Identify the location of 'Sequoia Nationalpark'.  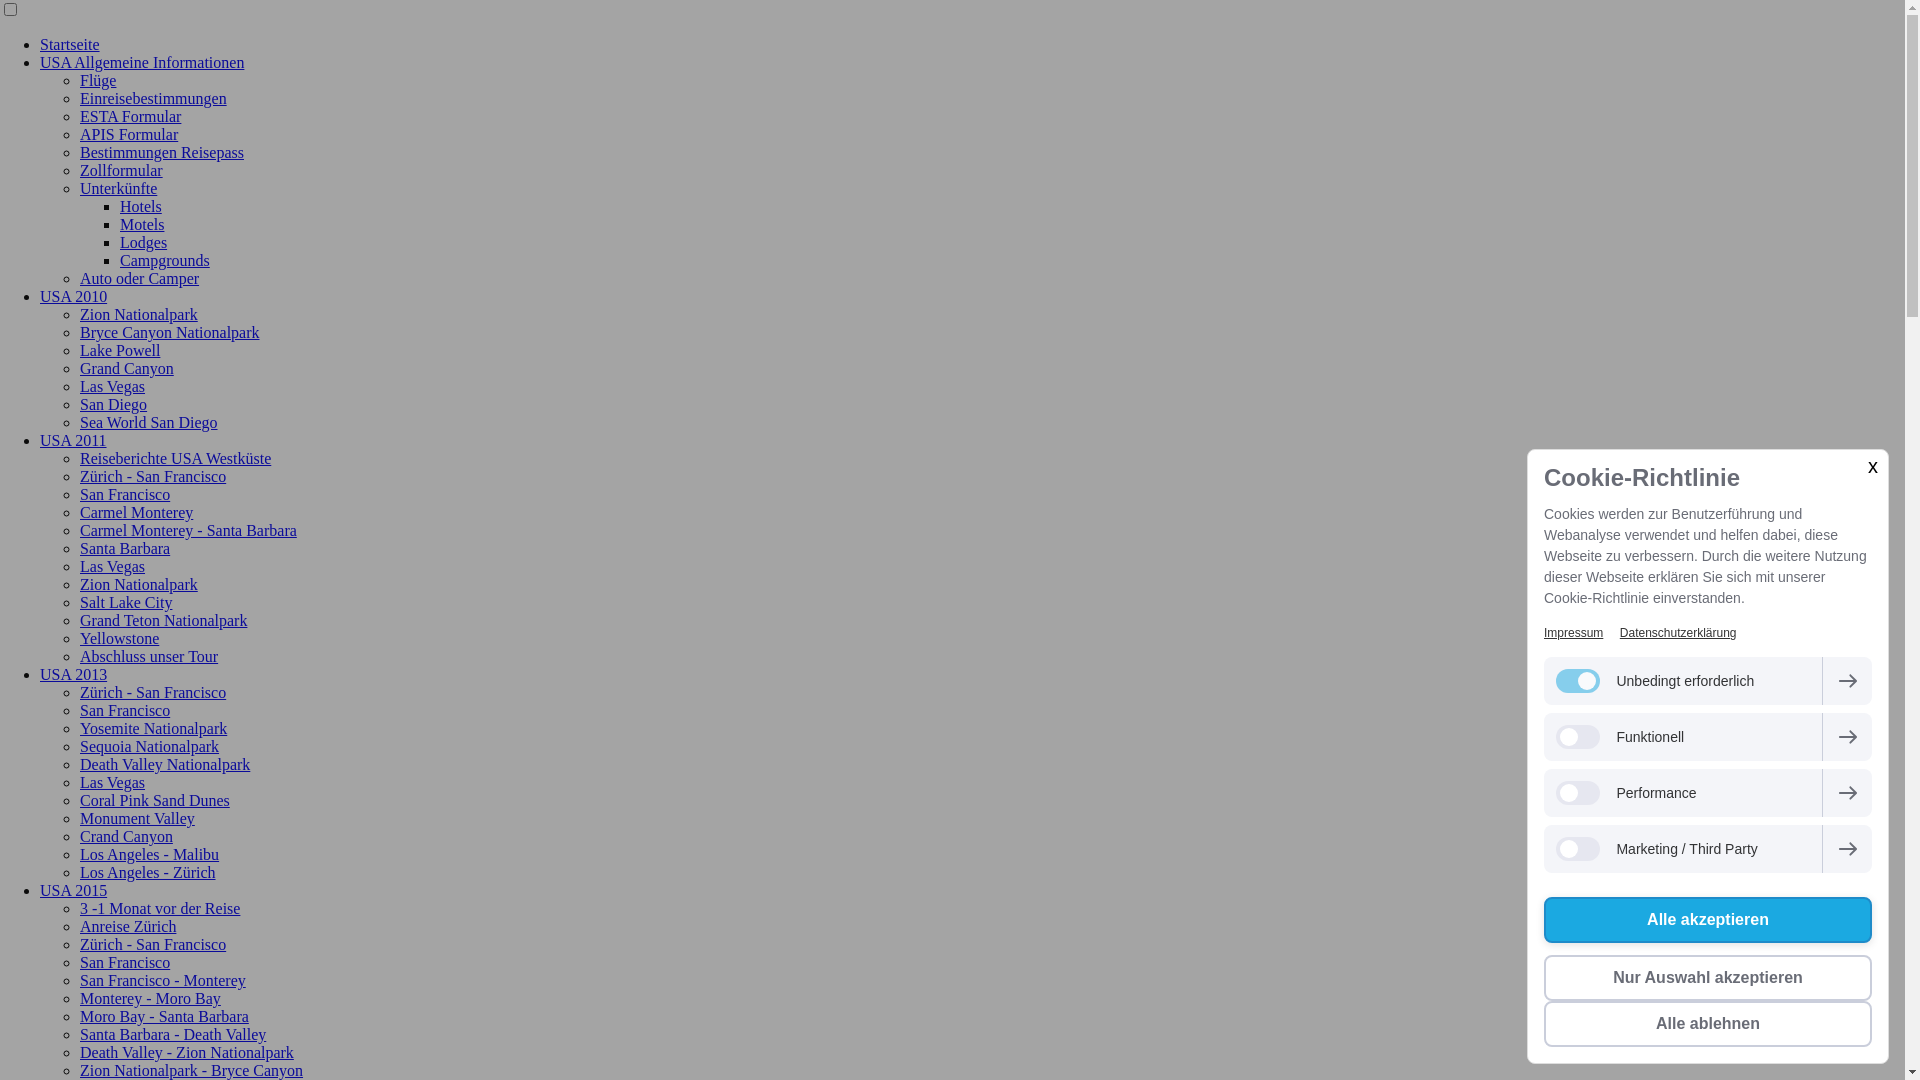
(80, 746).